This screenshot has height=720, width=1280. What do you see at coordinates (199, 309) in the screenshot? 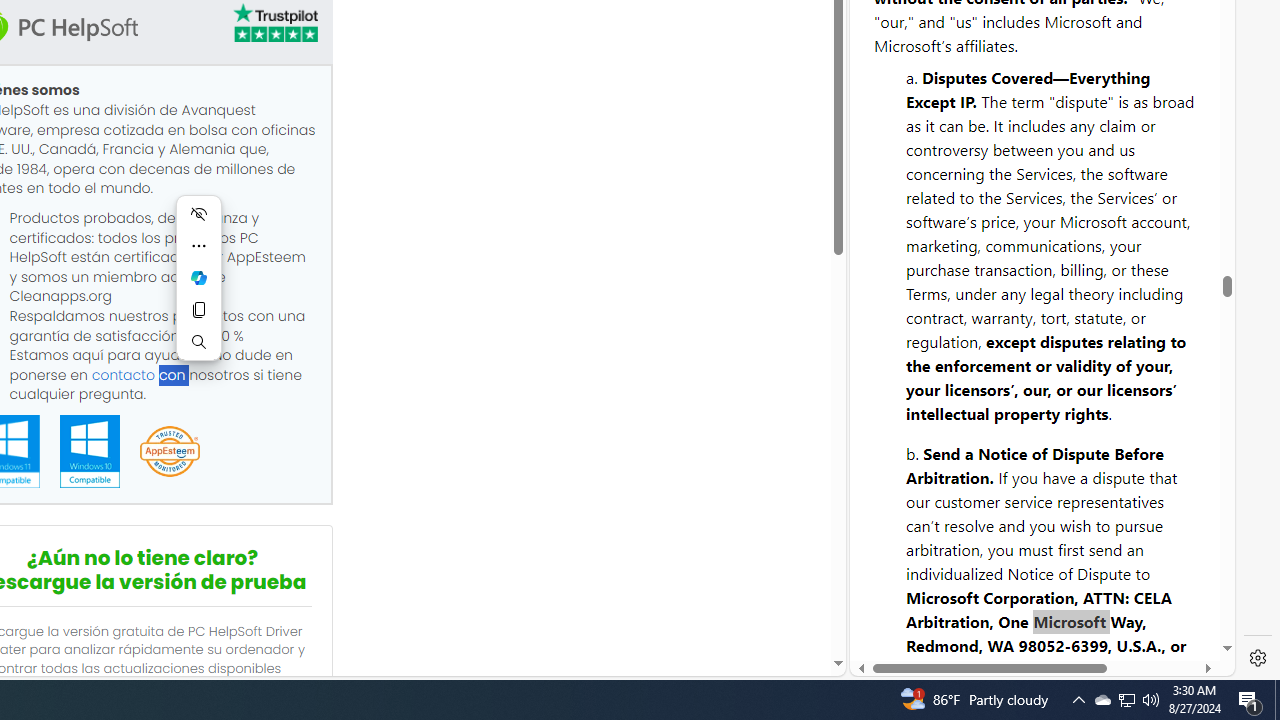
I see `'Copy'` at bounding box center [199, 309].